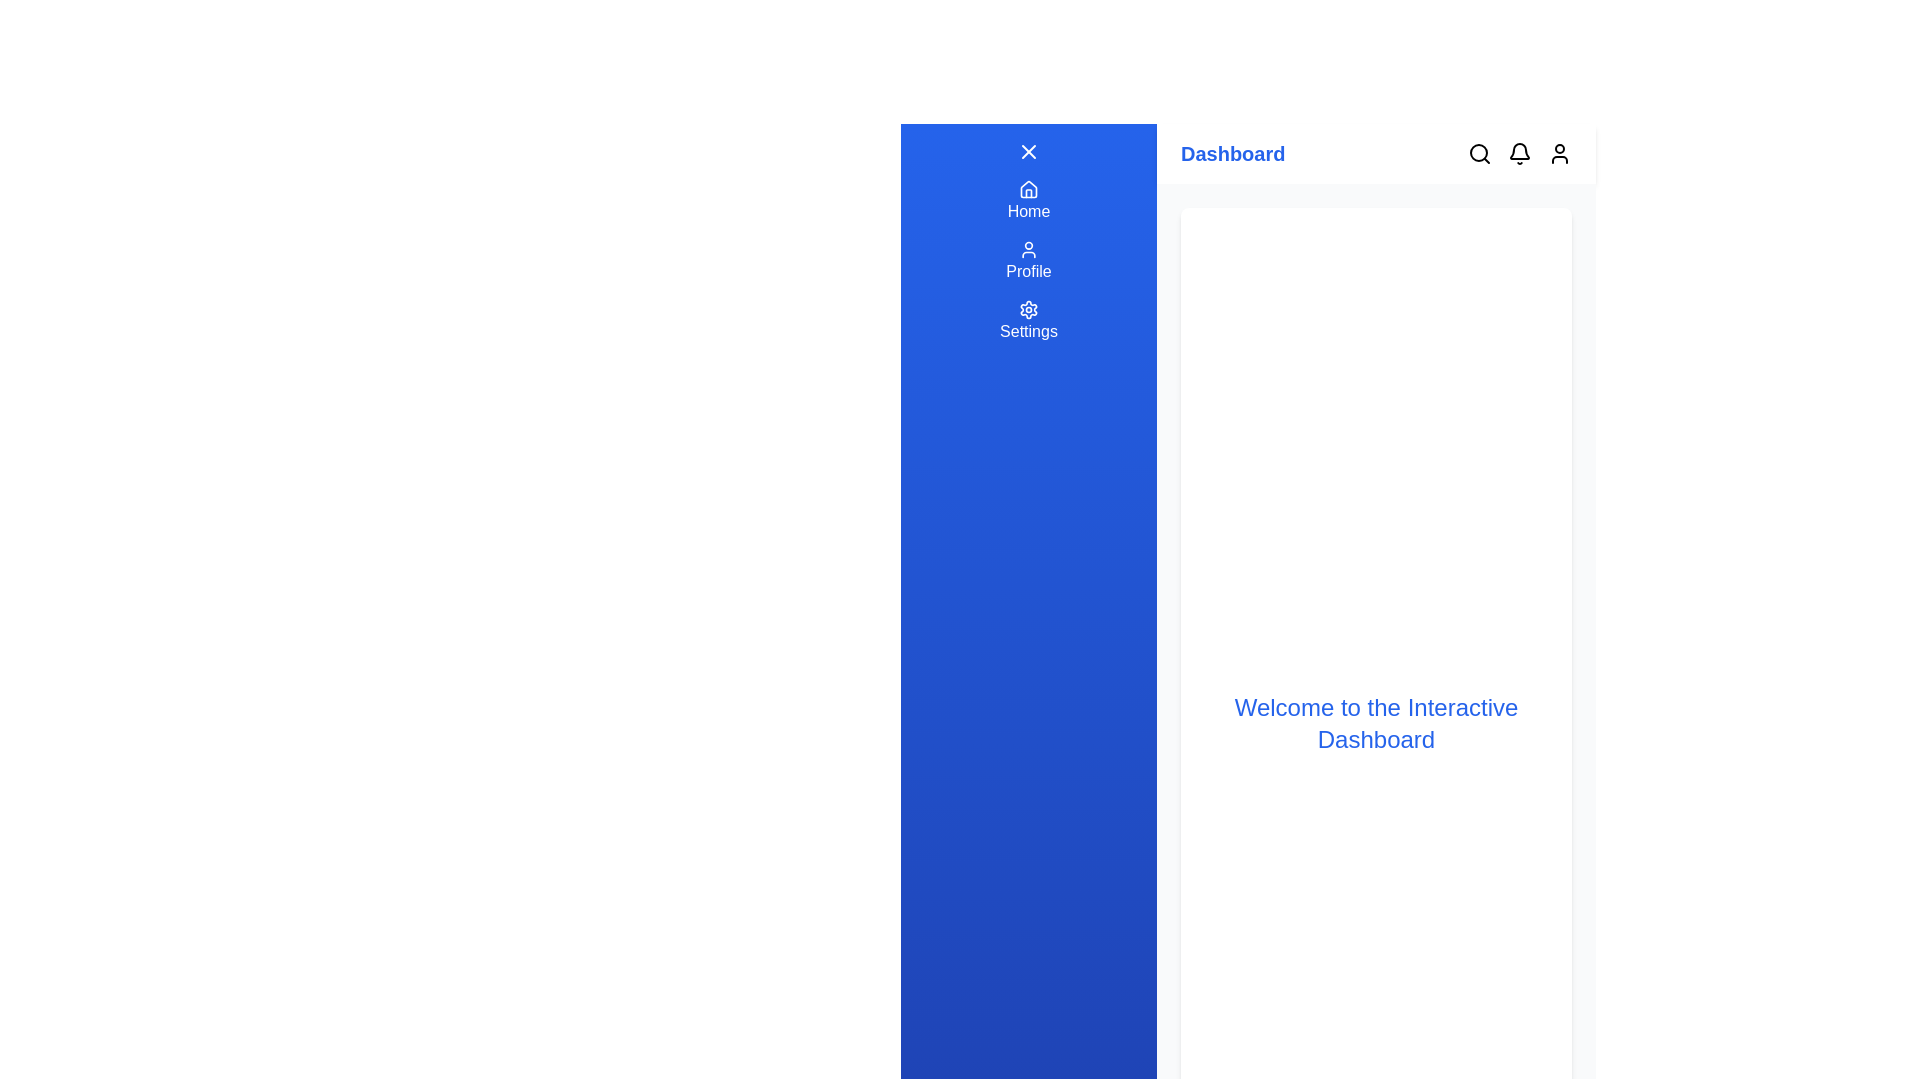 The image size is (1920, 1080). Describe the element at coordinates (1520, 149) in the screenshot. I see `the notification icon` at that location.